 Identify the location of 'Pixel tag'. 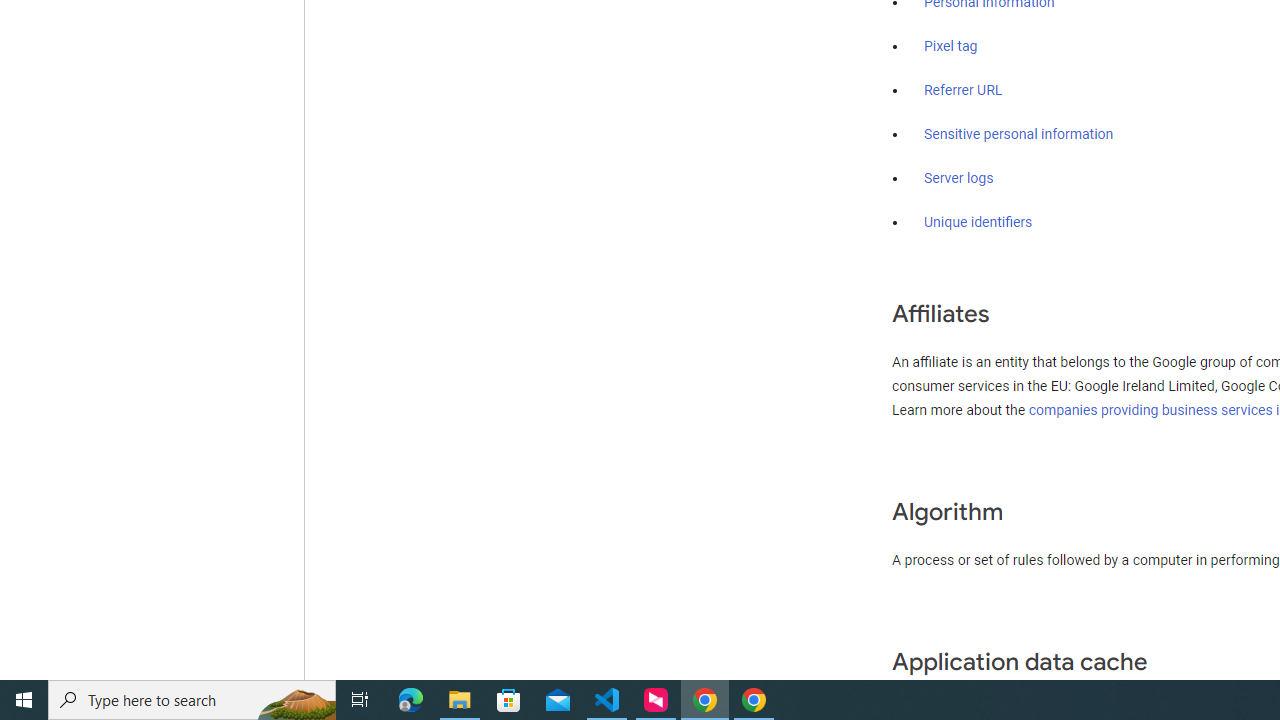
(950, 46).